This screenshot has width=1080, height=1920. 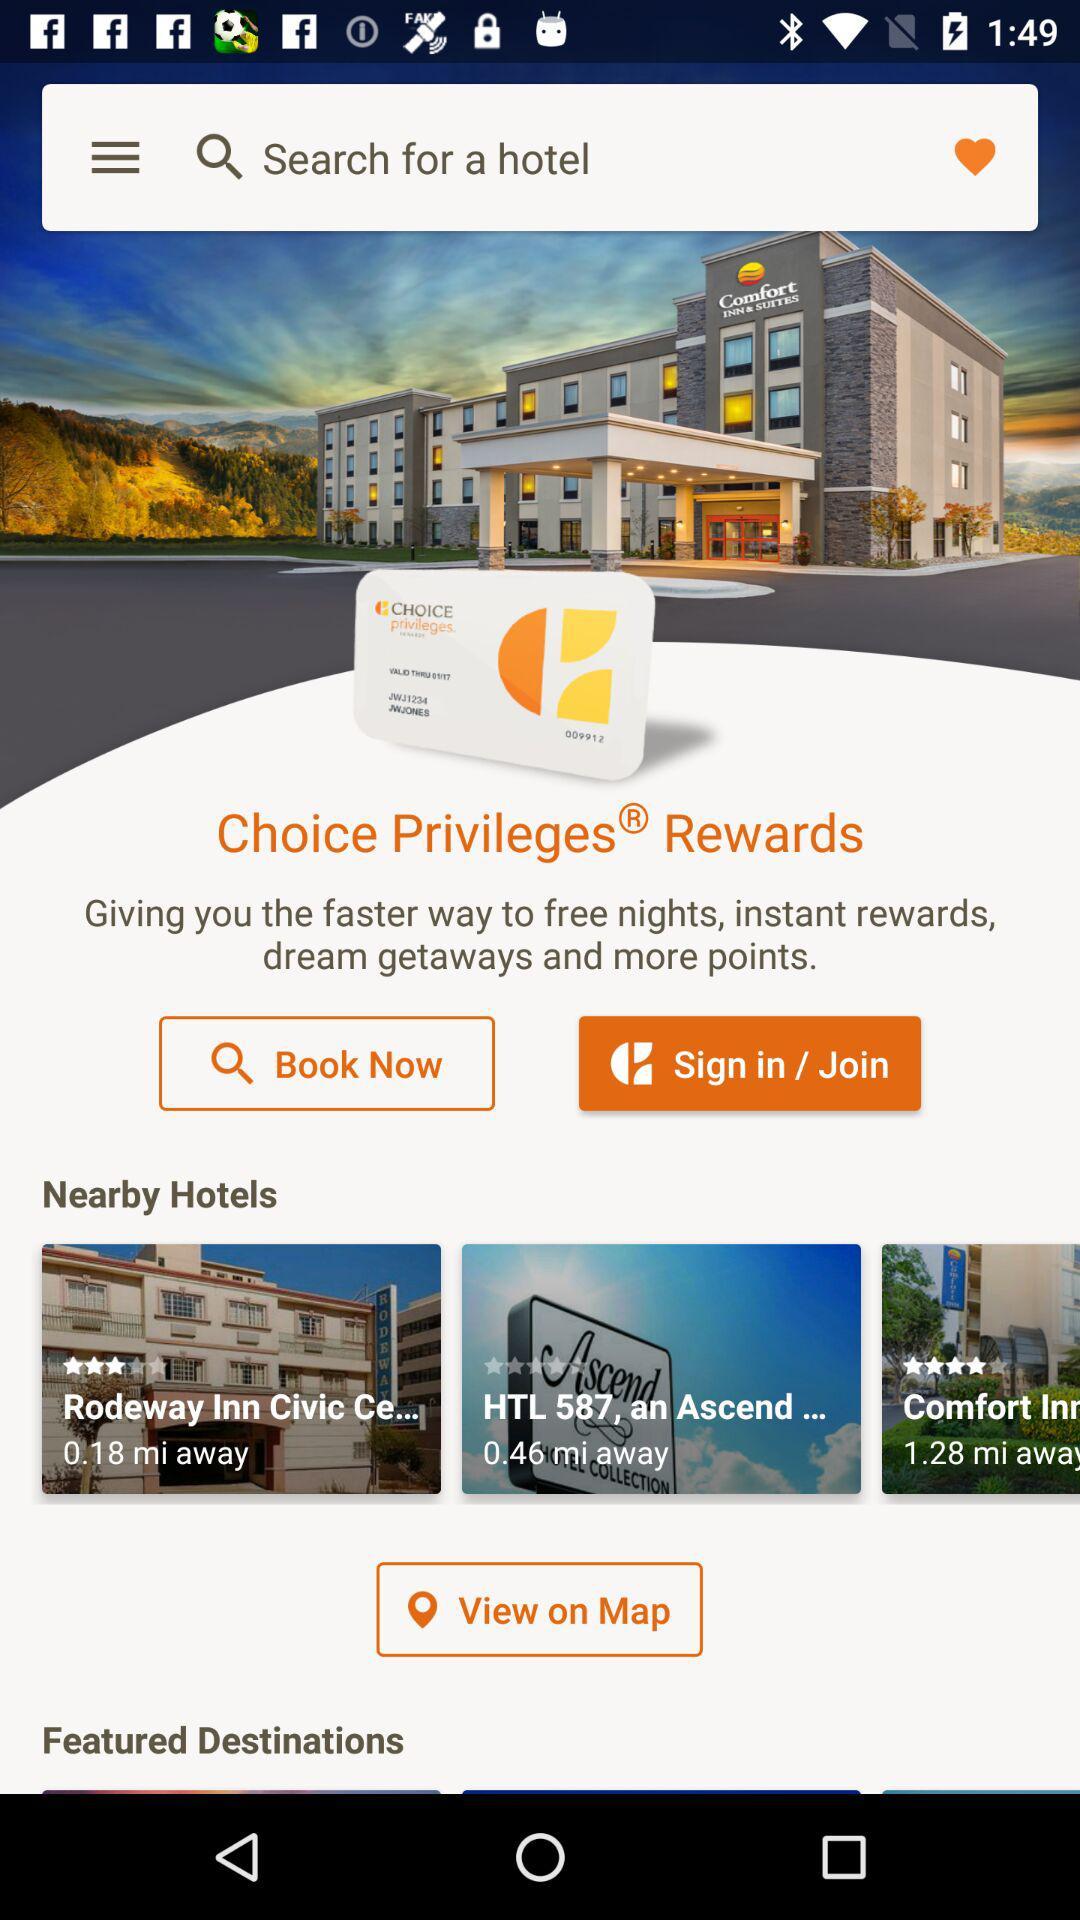 What do you see at coordinates (240, 1368) in the screenshot?
I see `first nearby hotel` at bounding box center [240, 1368].